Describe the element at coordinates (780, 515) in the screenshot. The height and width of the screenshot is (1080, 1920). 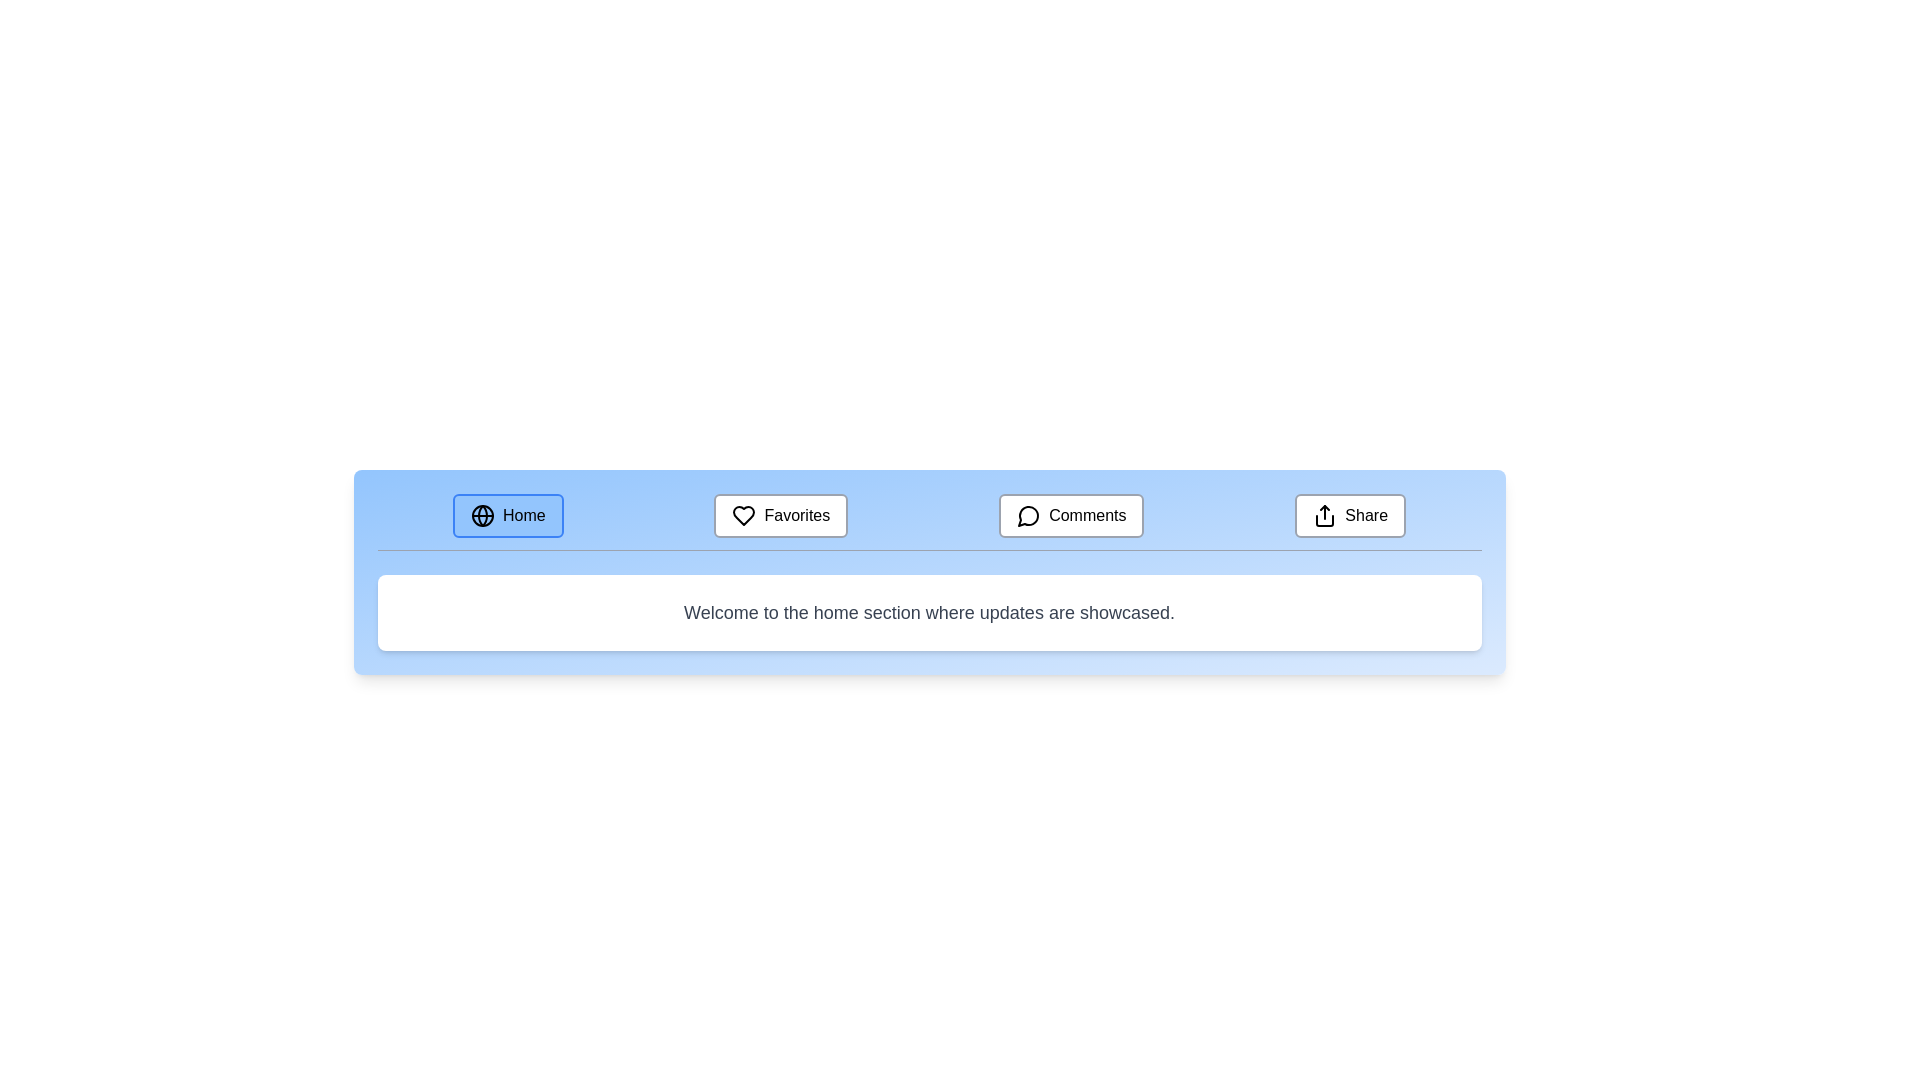
I see `the Favorites tab by clicking on it` at that location.